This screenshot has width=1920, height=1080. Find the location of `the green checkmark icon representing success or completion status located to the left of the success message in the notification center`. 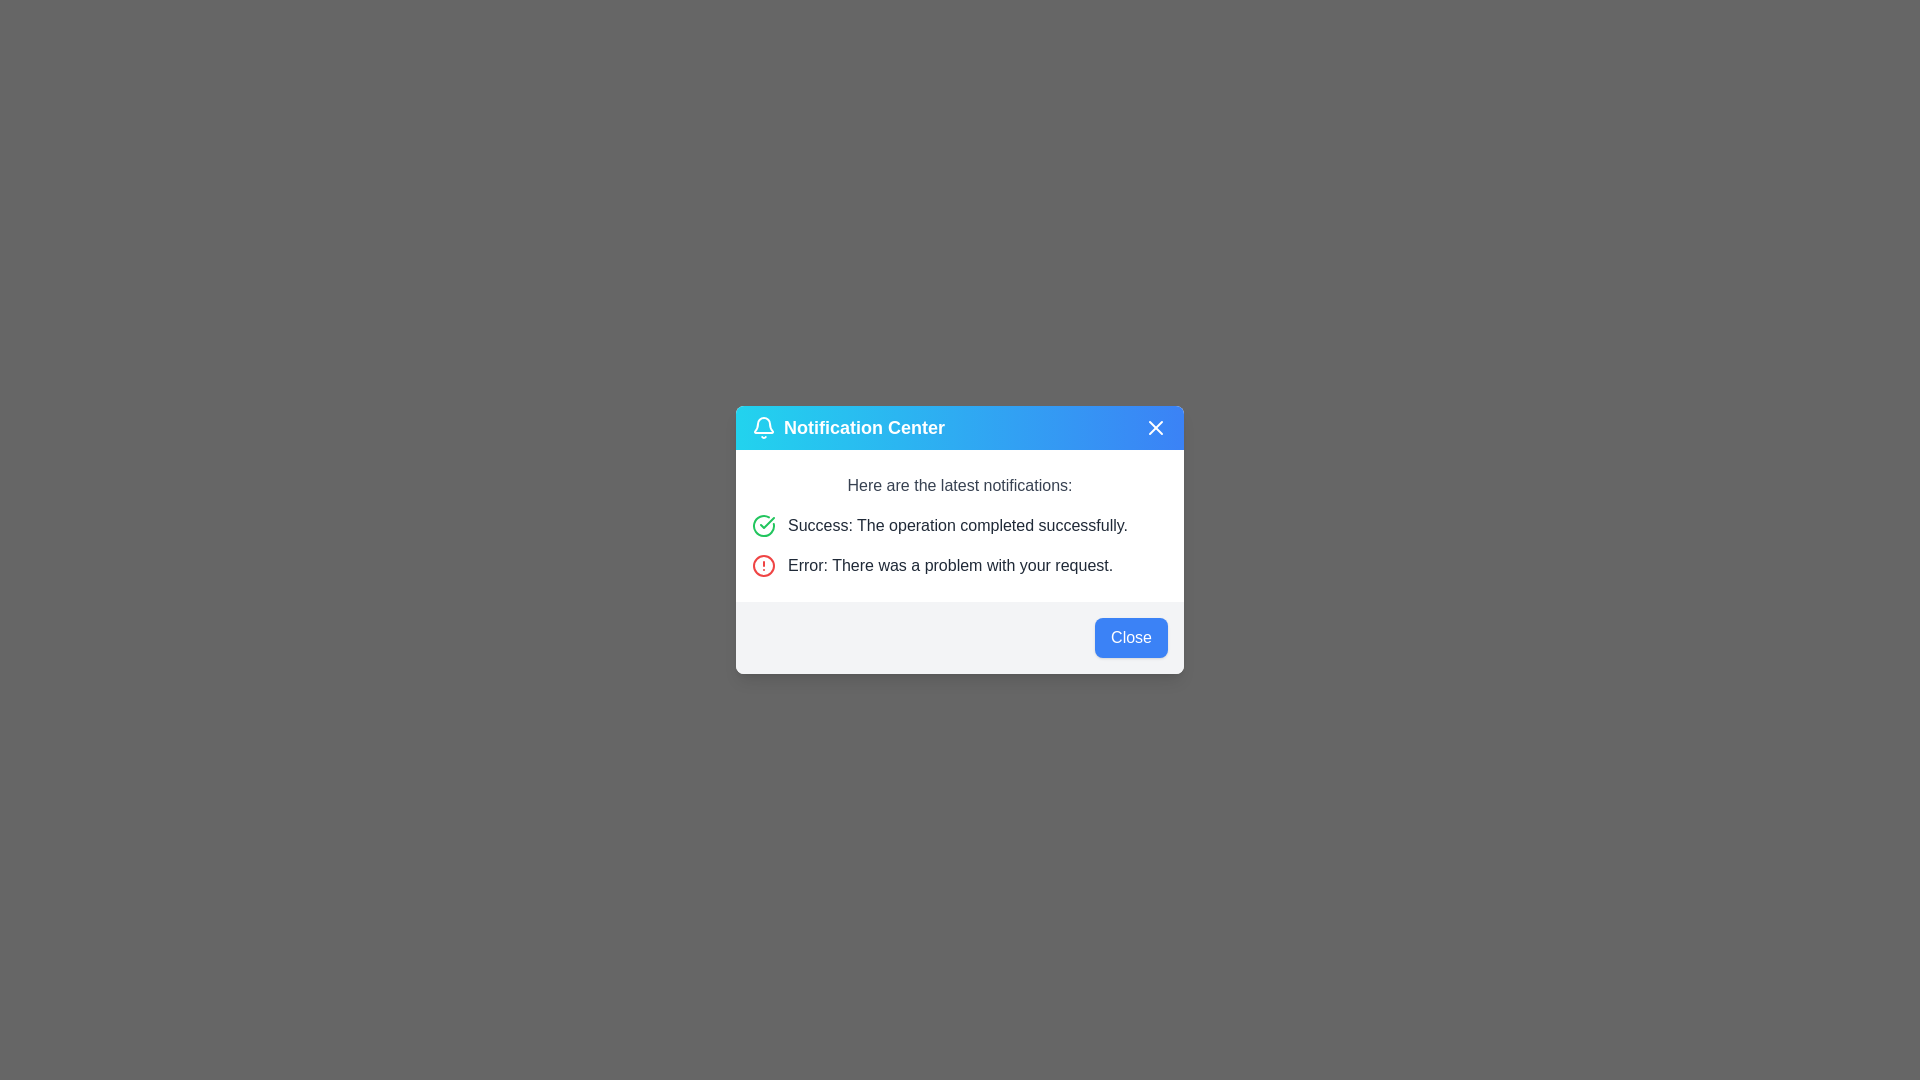

the green checkmark icon representing success or completion status located to the left of the success message in the notification center is located at coordinates (762, 524).